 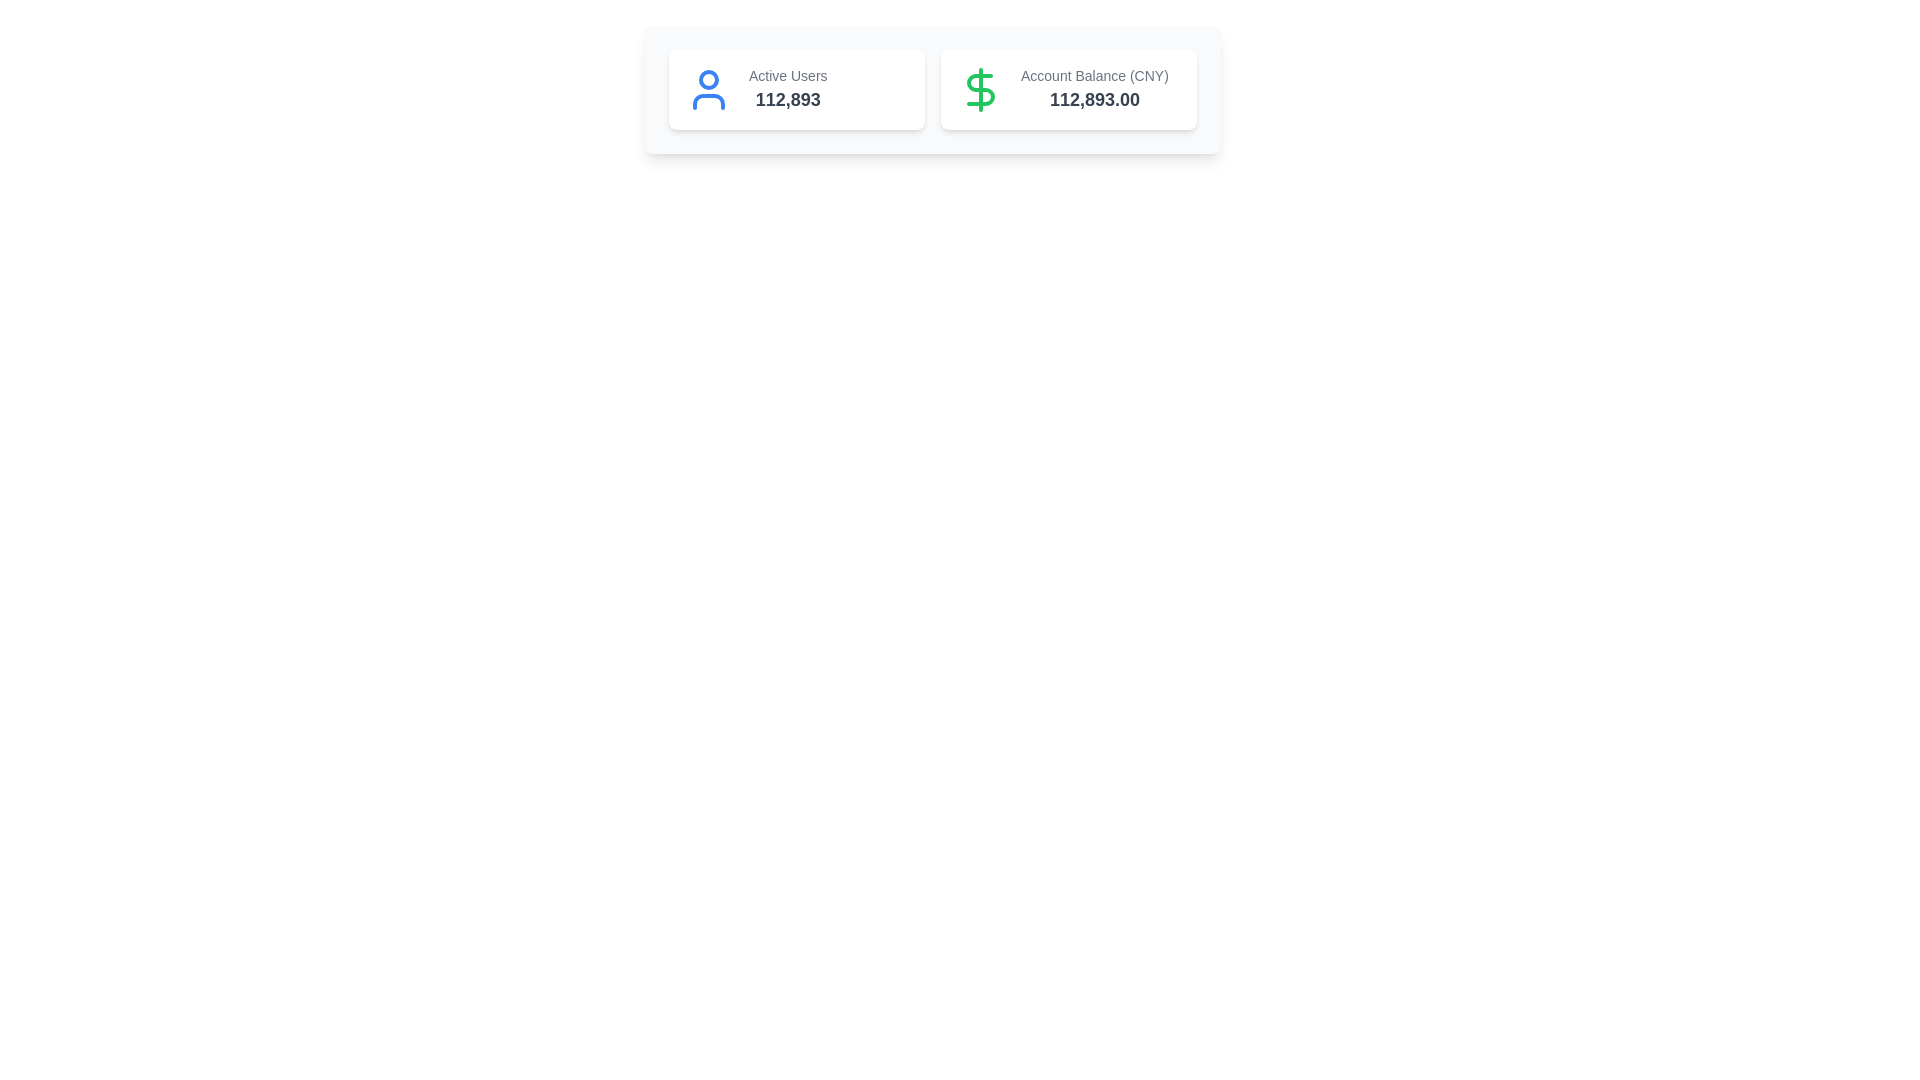 What do you see at coordinates (787, 75) in the screenshot?
I see `the 'Active Users' text label which is displayed in a small, gray font above the numerical figure '112,893'` at bounding box center [787, 75].